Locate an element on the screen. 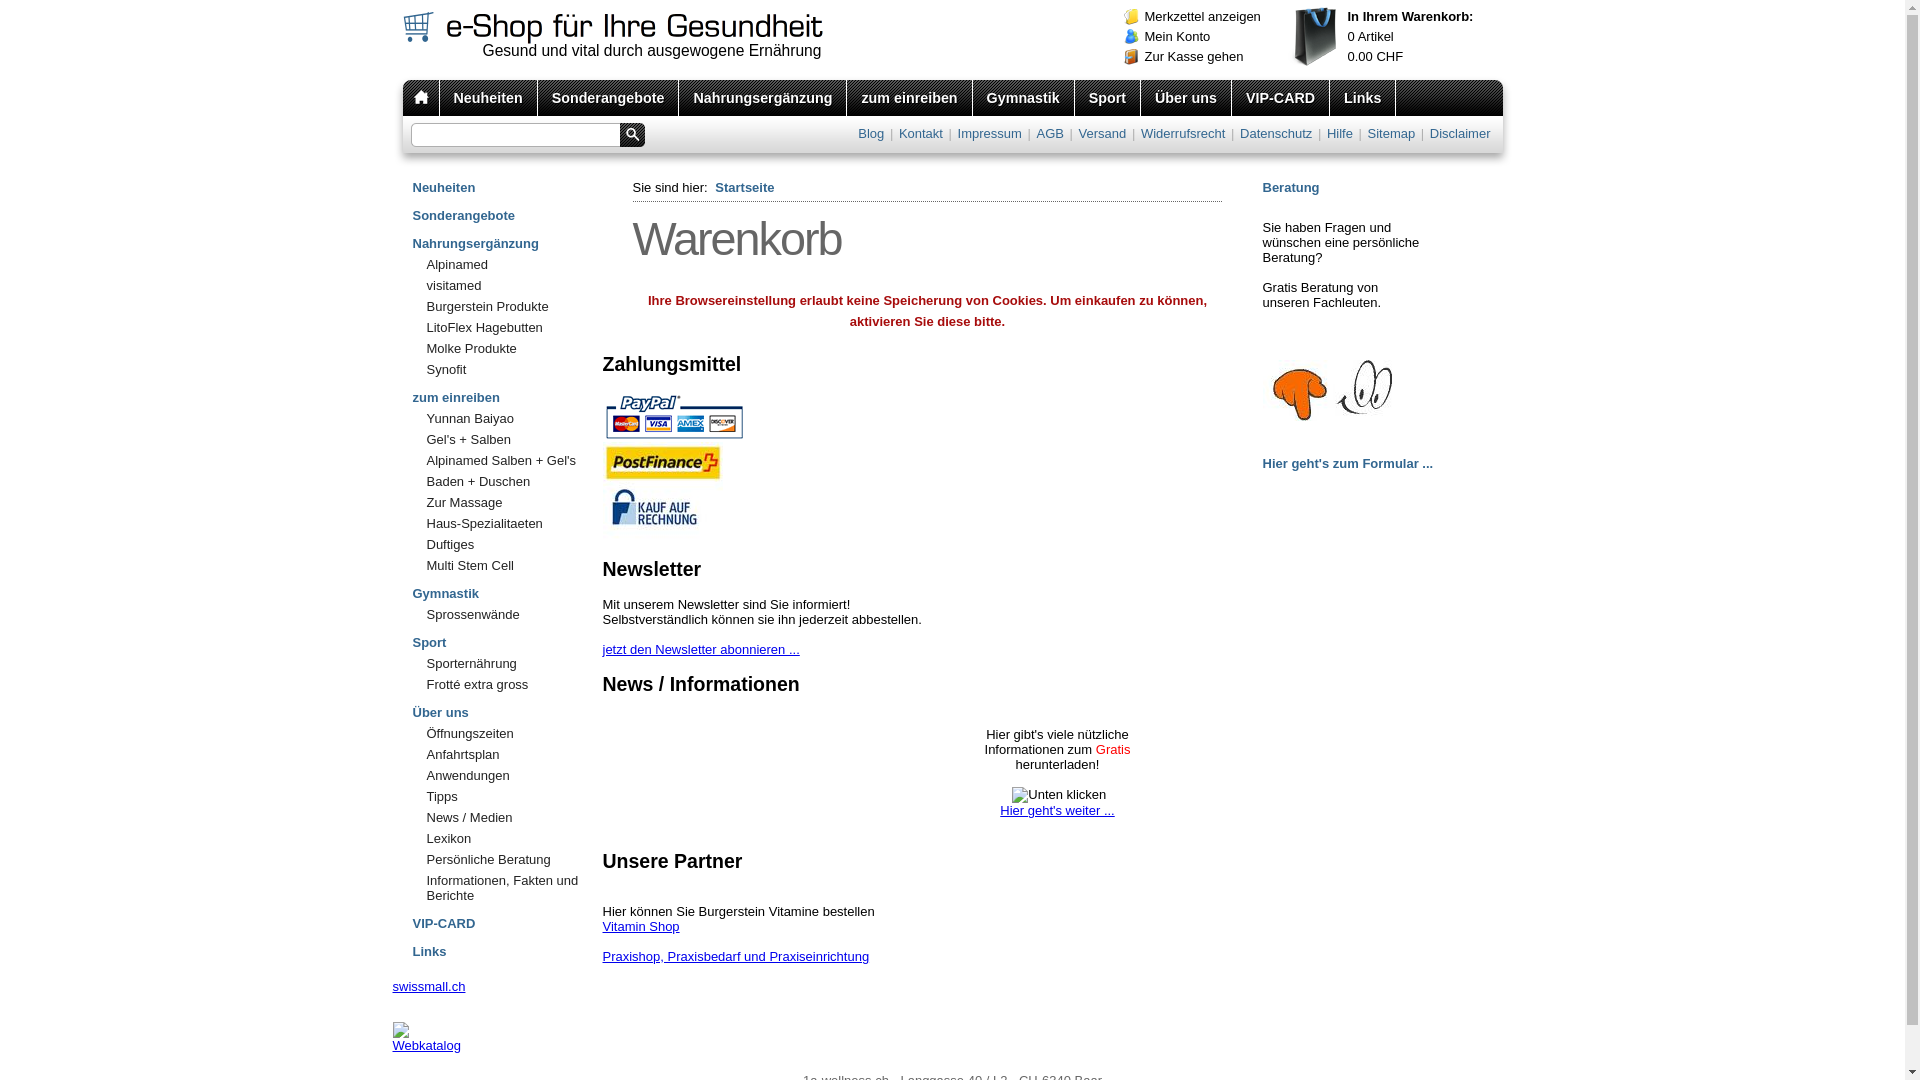 The height and width of the screenshot is (1080, 1920). 'visitamed' is located at coordinates (507, 285).